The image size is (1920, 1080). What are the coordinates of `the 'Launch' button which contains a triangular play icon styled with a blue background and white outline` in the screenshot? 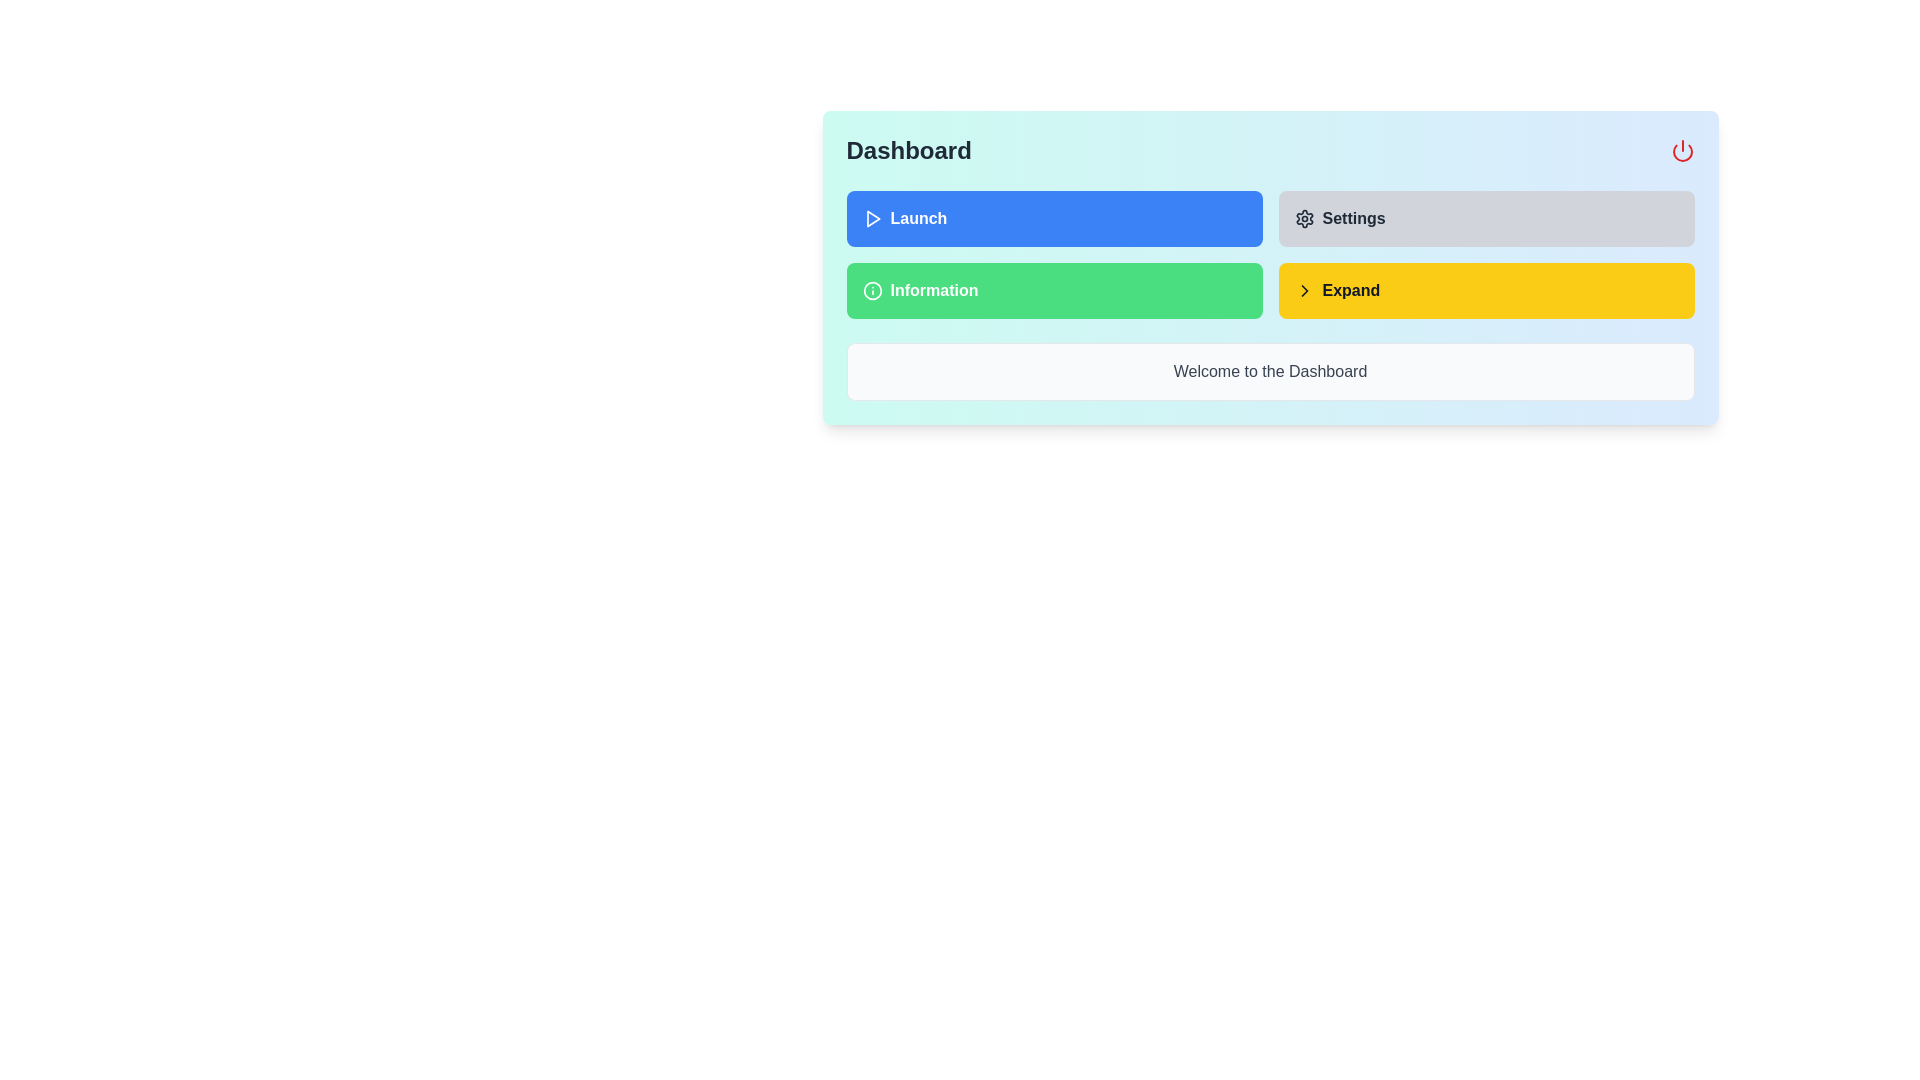 It's located at (872, 219).